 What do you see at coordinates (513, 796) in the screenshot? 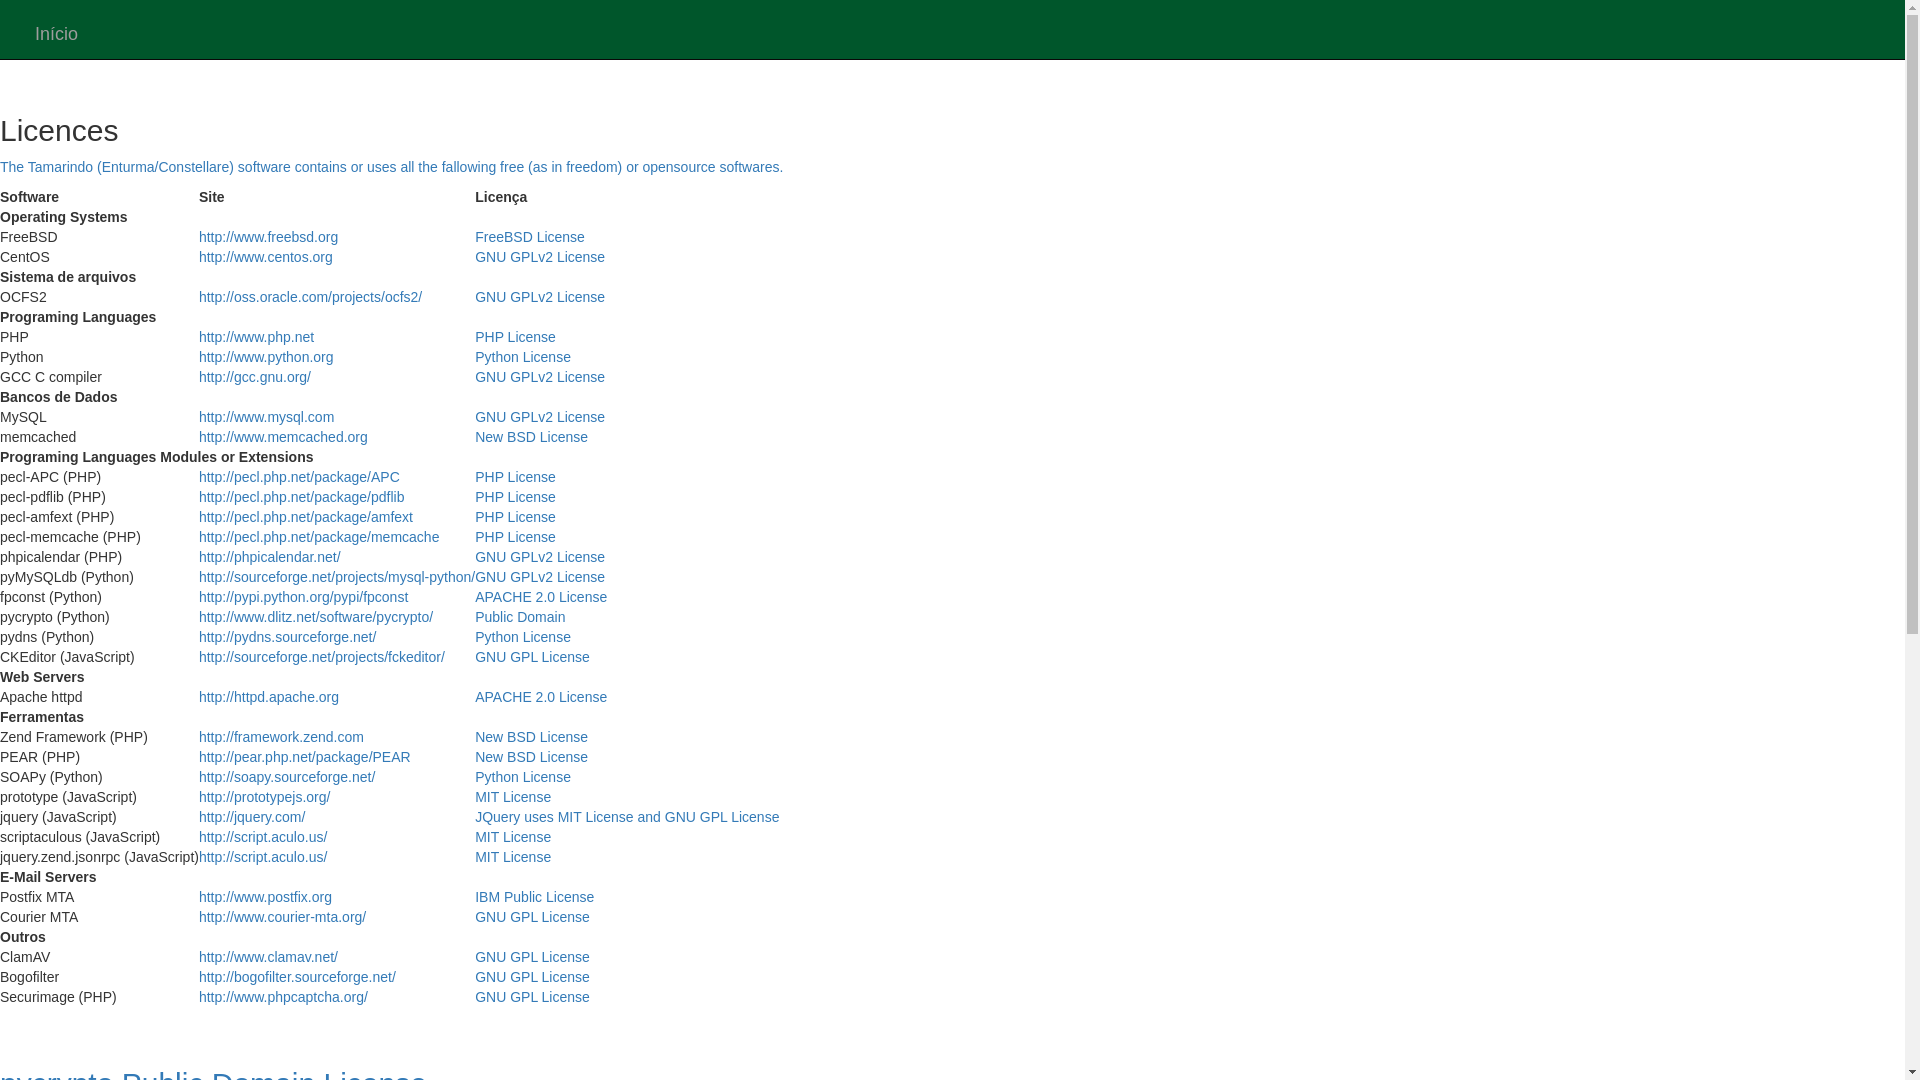
I see `'MIT License'` at bounding box center [513, 796].